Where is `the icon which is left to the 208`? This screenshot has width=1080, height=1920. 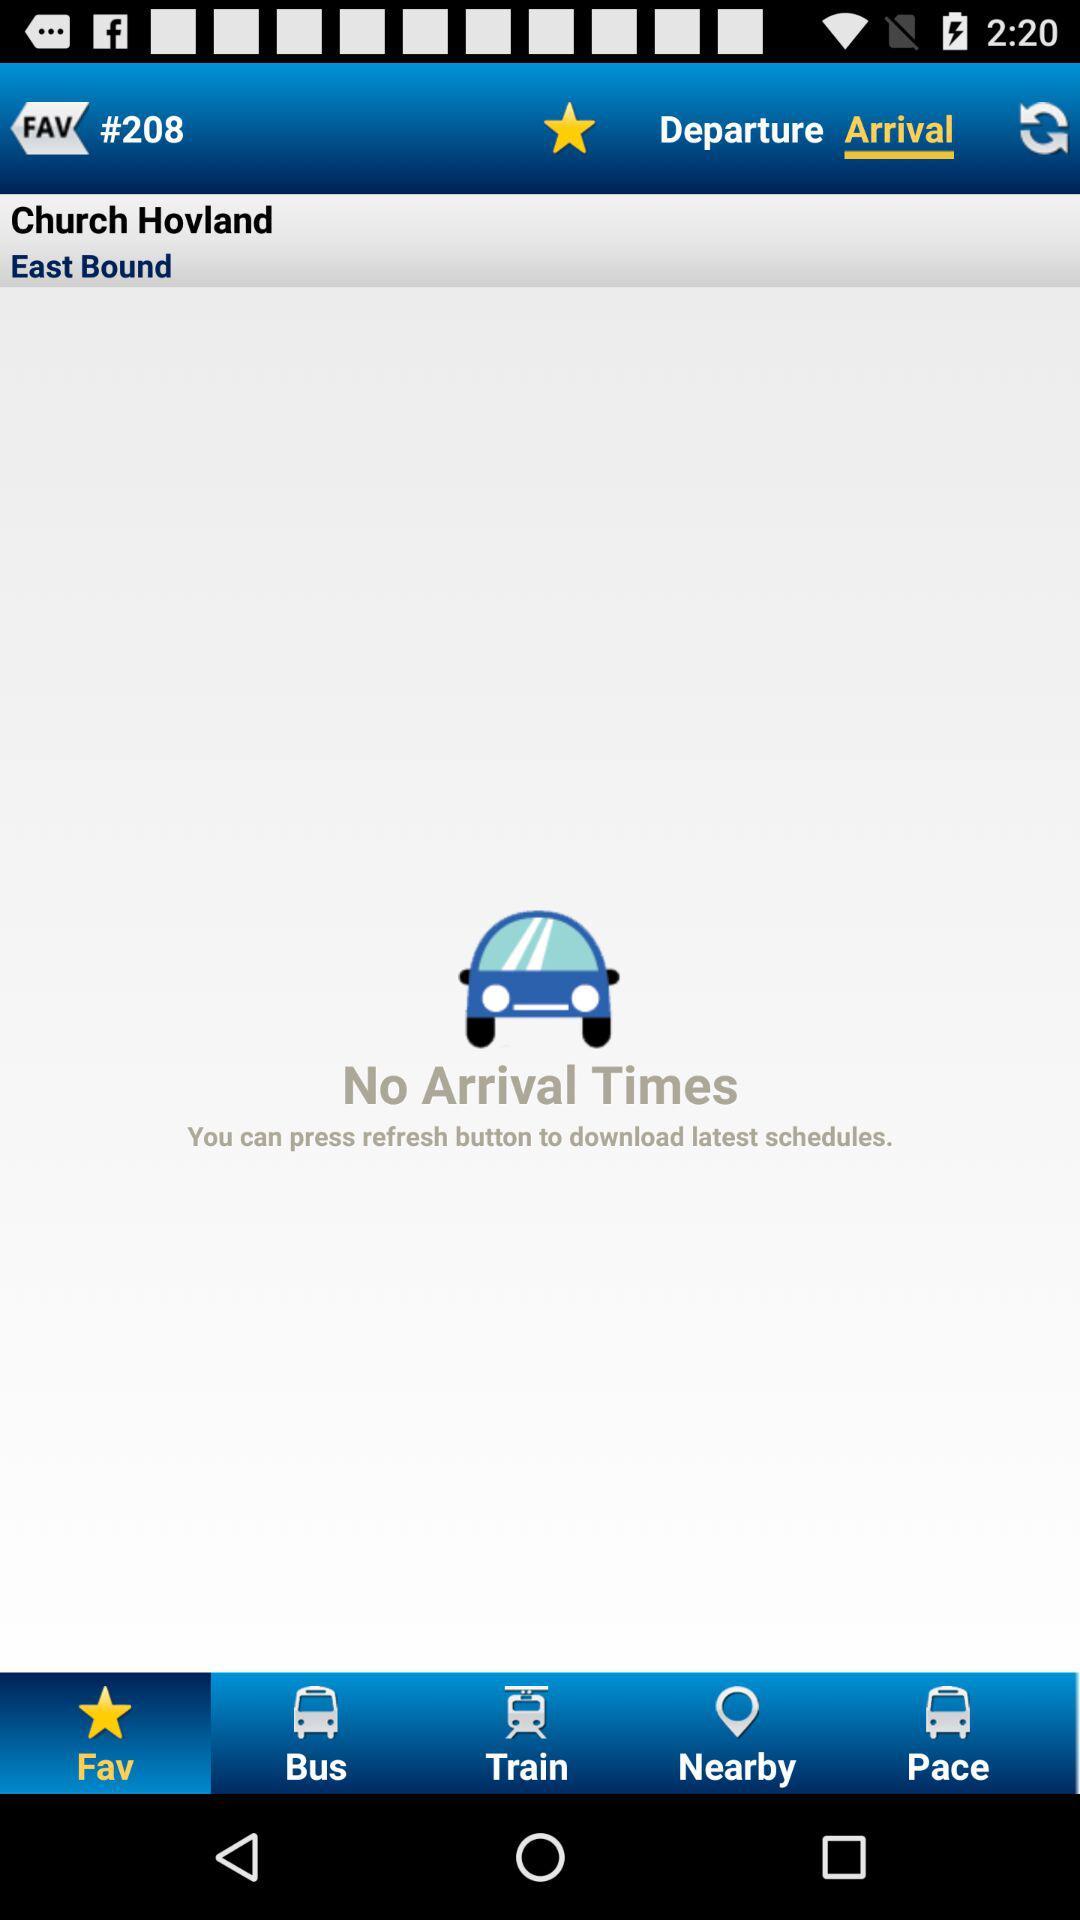 the icon which is left to the 208 is located at coordinates (49, 127).